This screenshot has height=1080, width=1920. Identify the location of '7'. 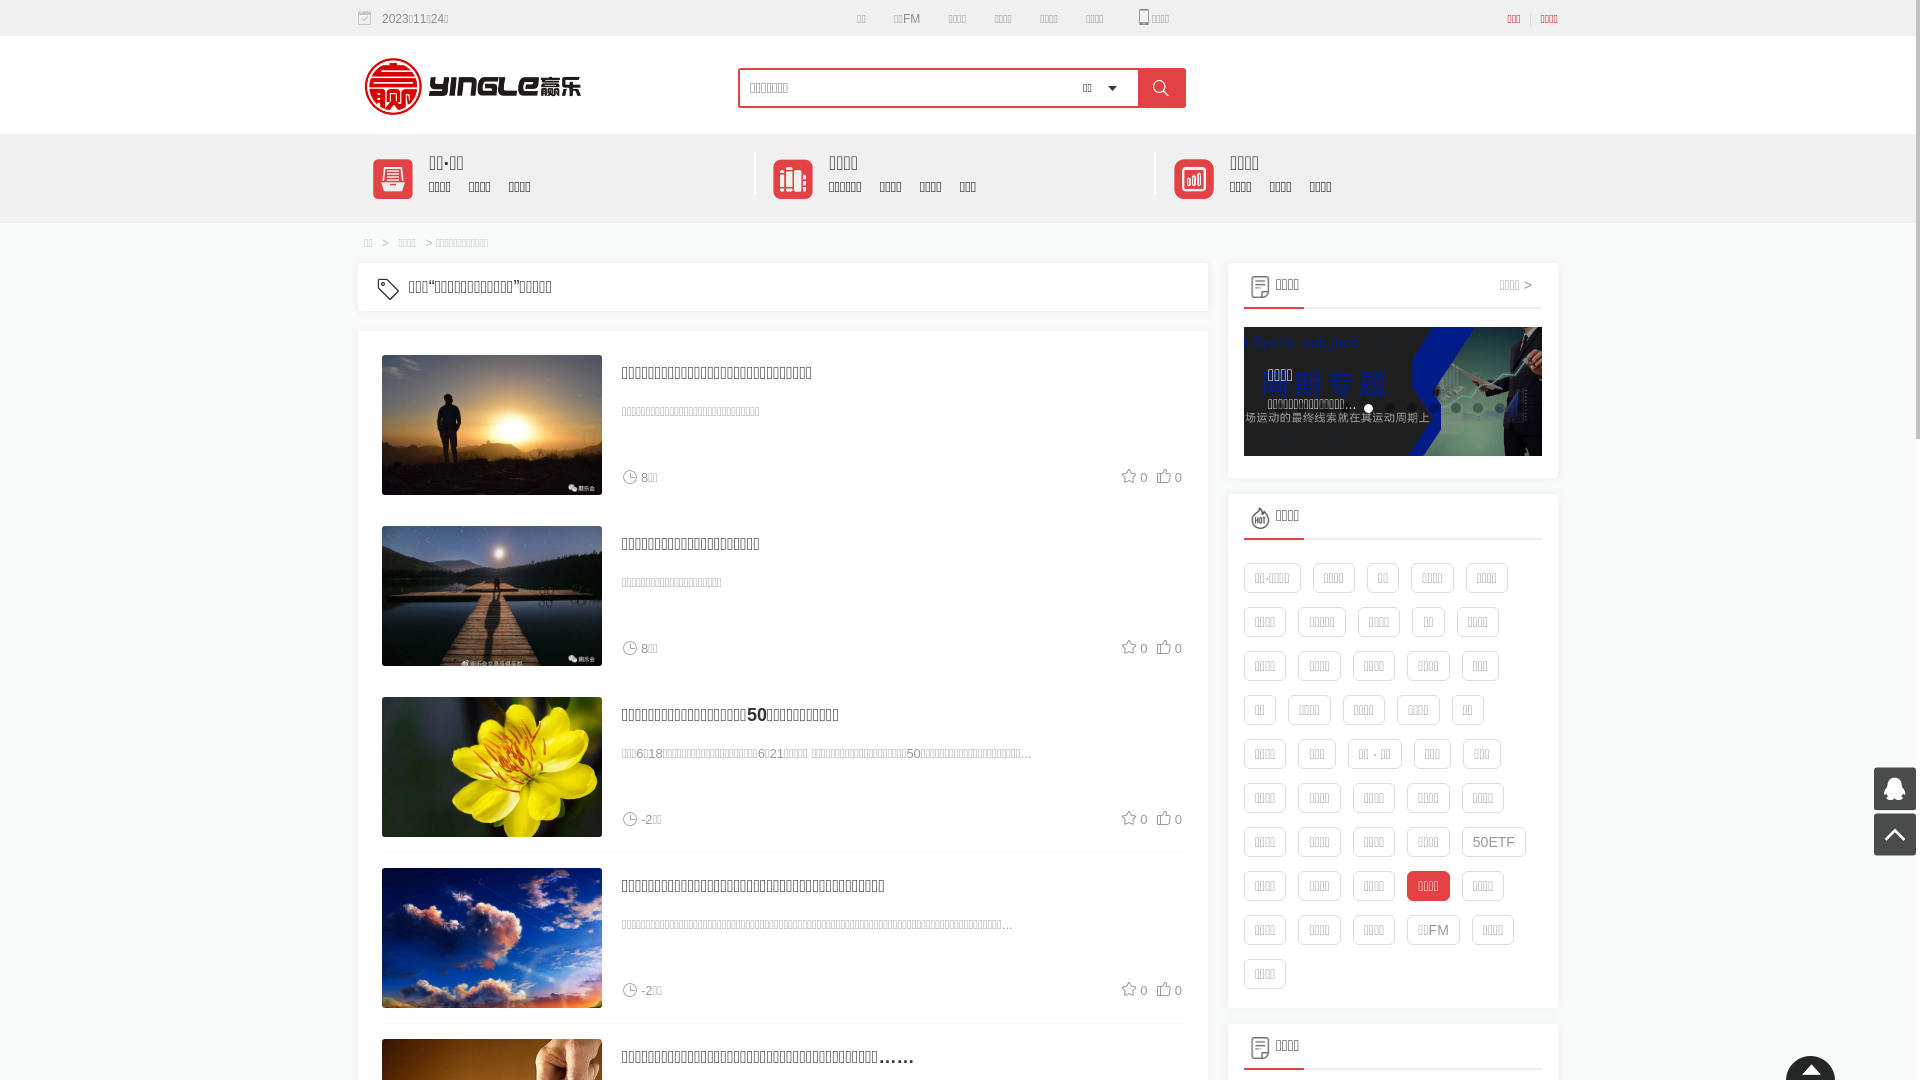
(1410, 407).